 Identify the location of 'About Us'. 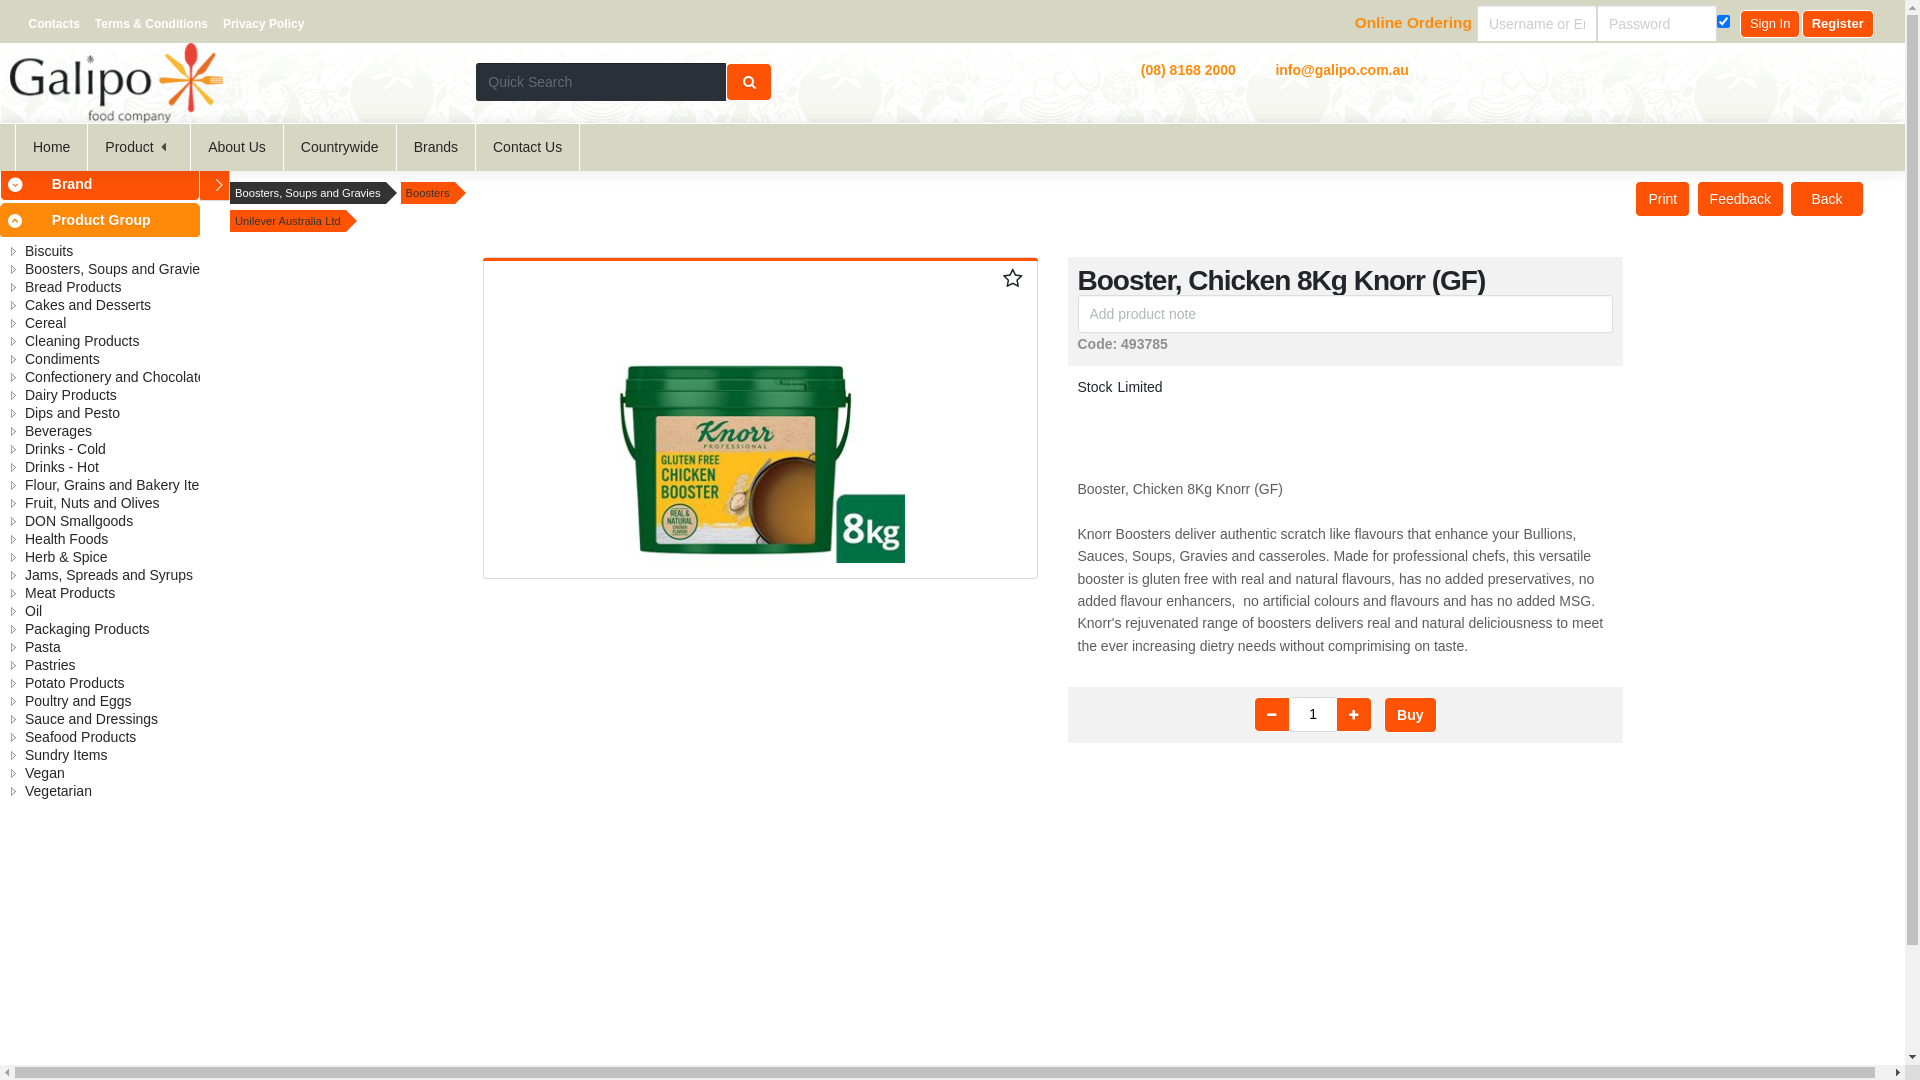
(236, 145).